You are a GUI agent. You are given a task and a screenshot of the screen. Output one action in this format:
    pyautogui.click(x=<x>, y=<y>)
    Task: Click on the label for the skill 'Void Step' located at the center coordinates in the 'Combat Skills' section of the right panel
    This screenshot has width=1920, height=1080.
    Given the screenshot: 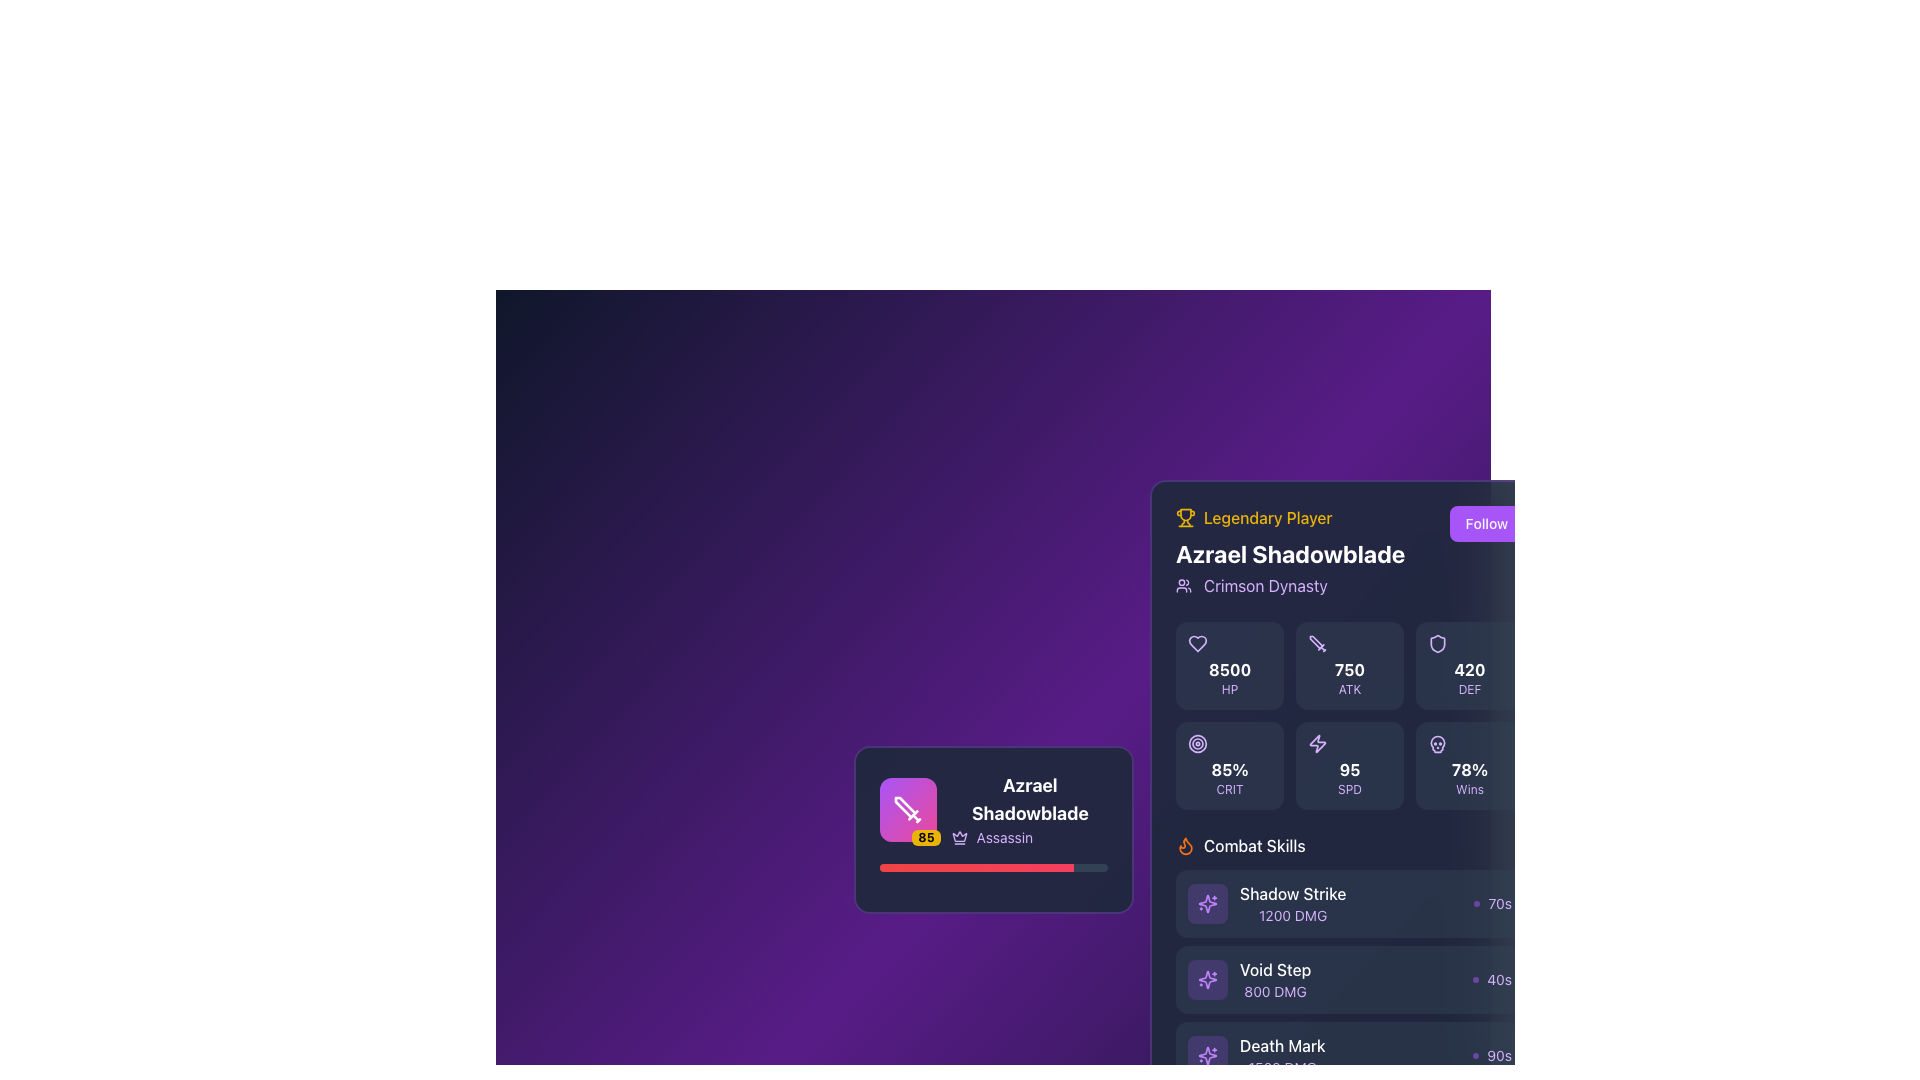 What is the action you would take?
    pyautogui.click(x=1274, y=968)
    